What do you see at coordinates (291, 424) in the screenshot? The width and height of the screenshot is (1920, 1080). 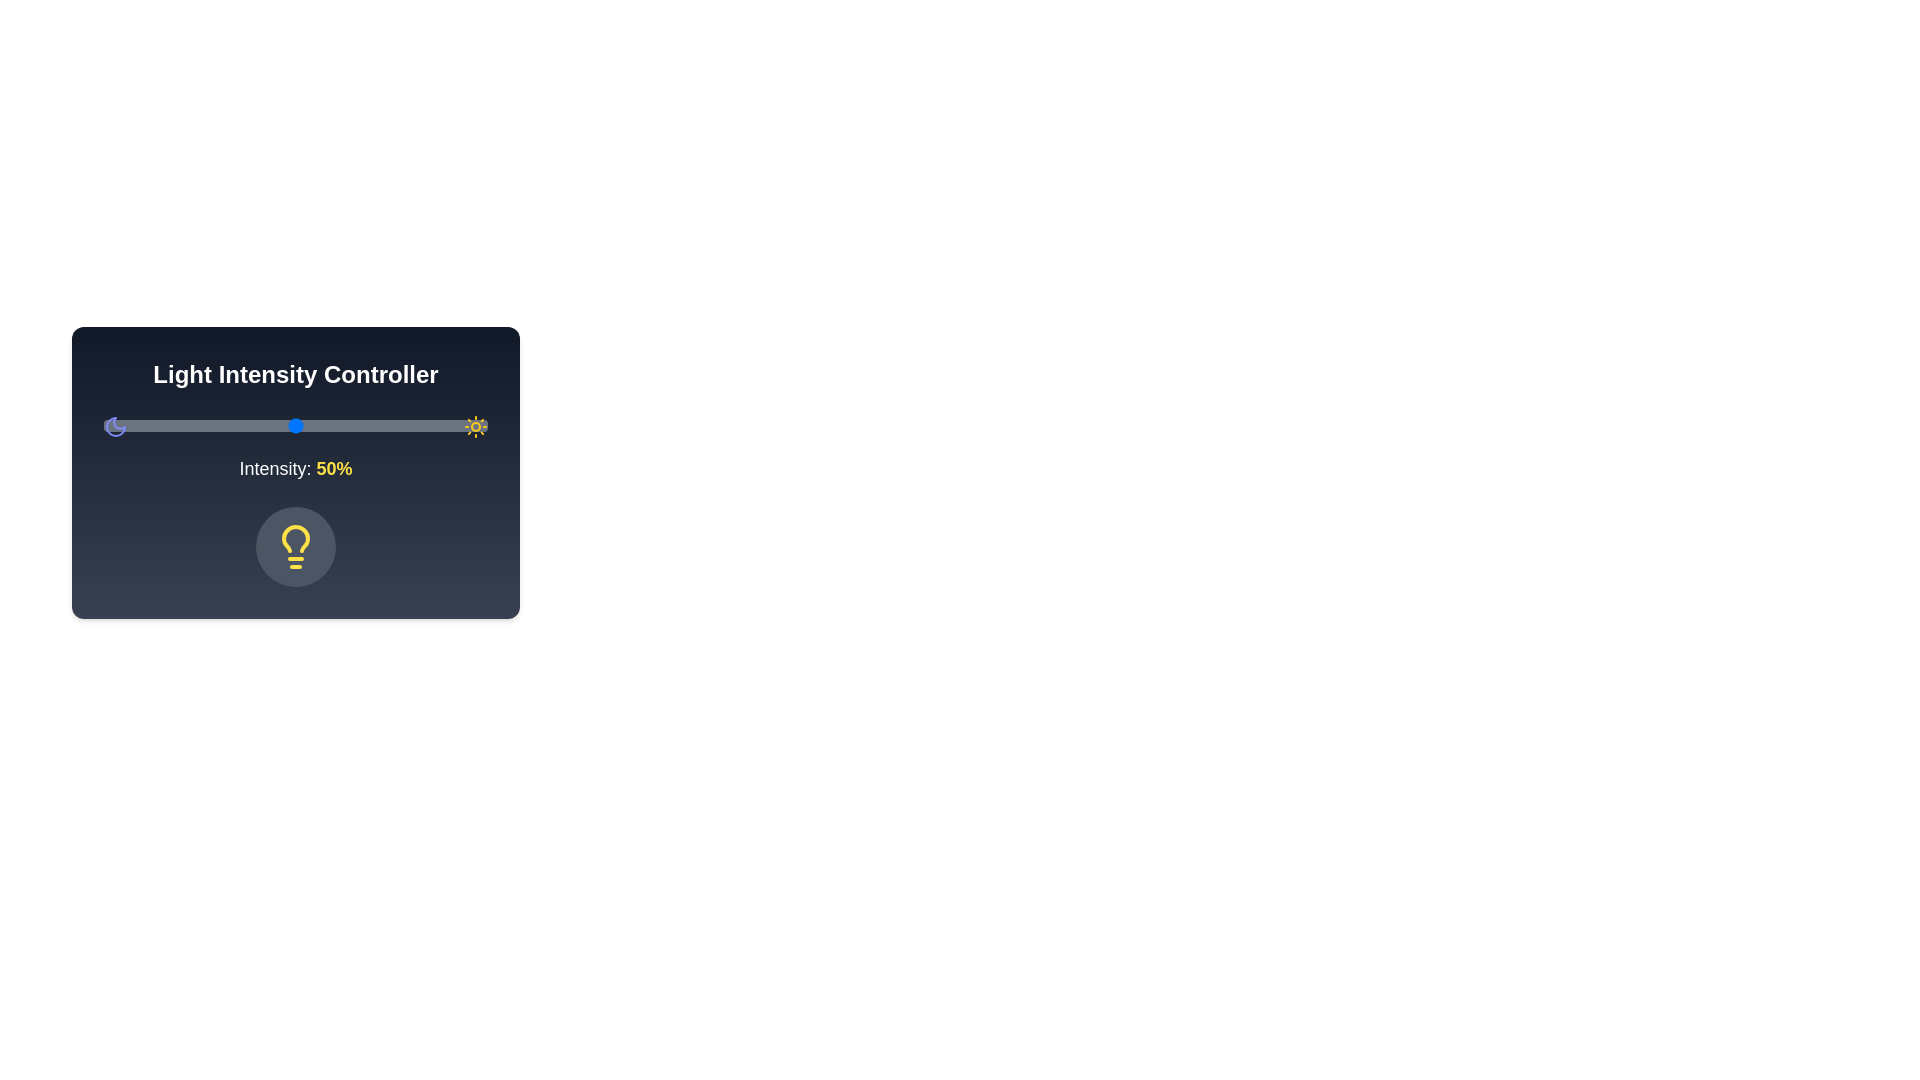 I see `the light intensity to 49% by moving the slider` at bounding box center [291, 424].